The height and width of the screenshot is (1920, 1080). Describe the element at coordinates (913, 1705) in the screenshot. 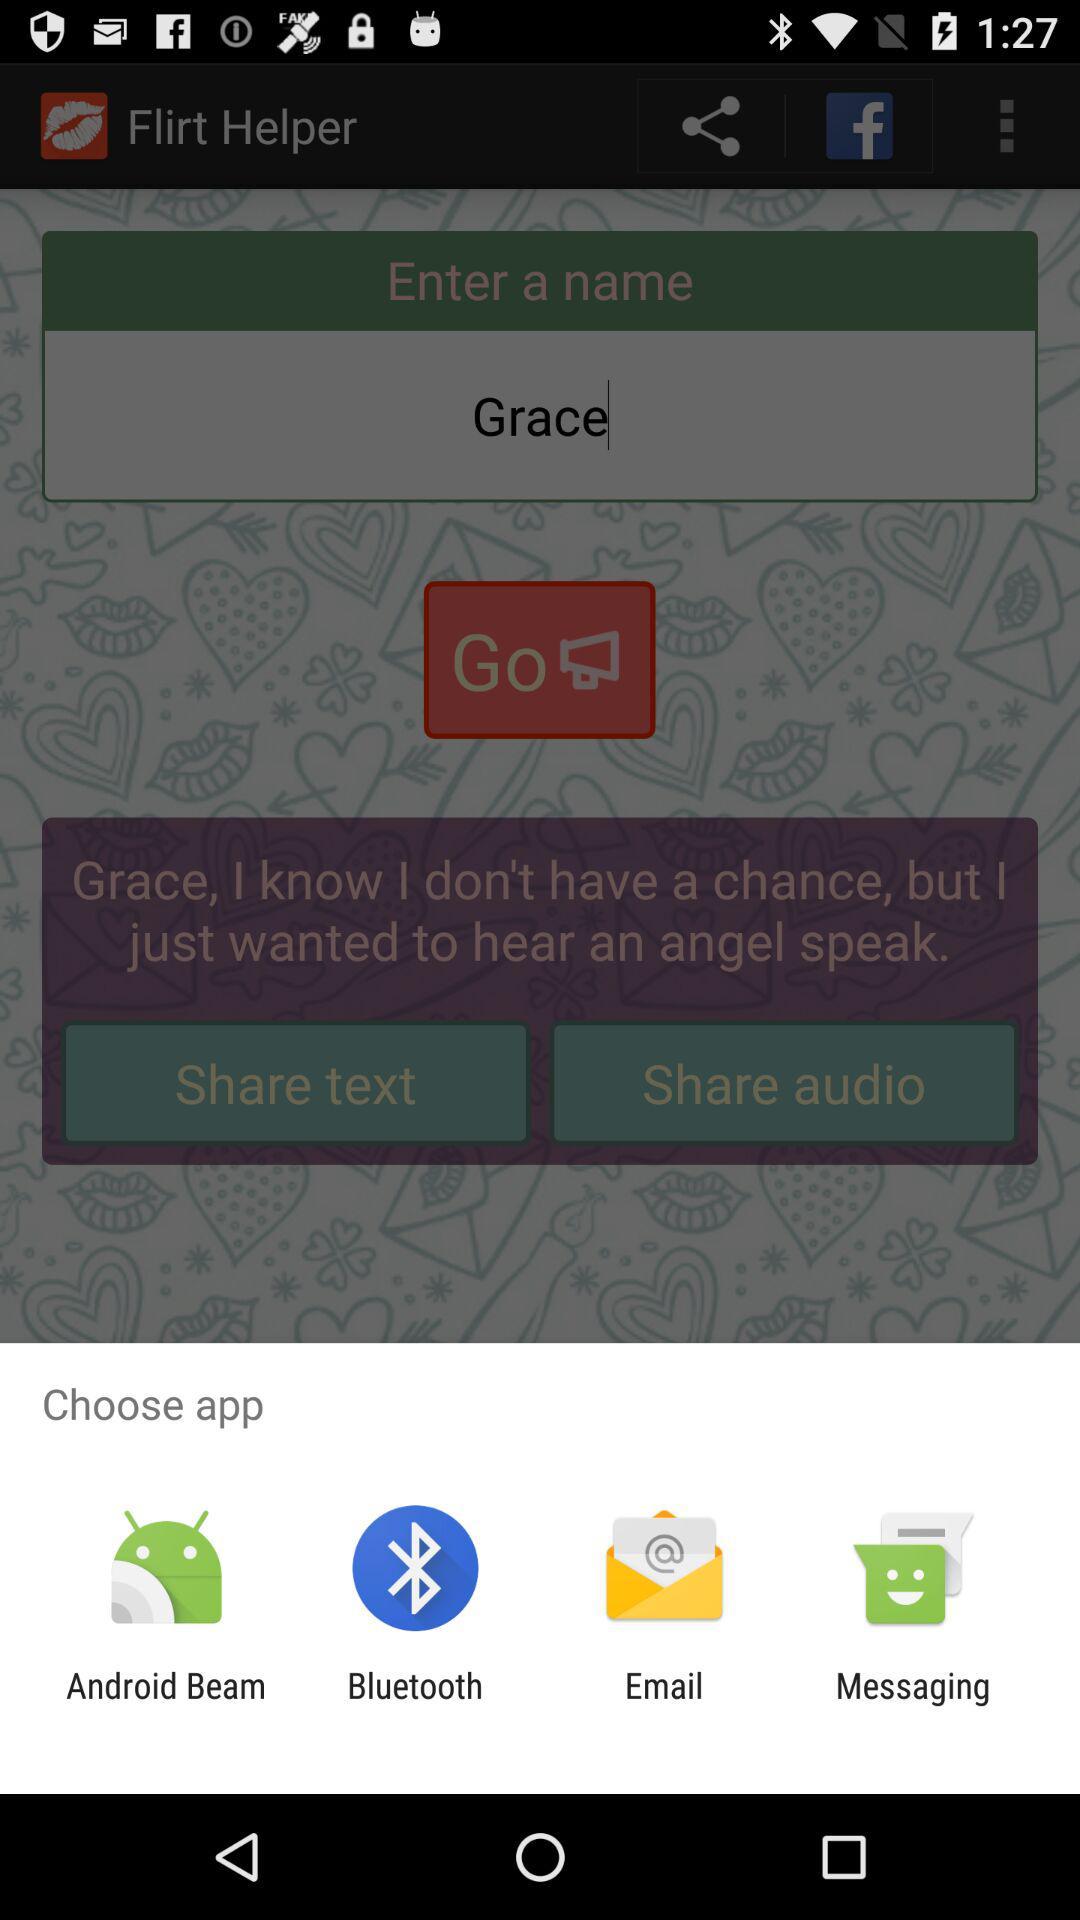

I see `the item to the right of the email` at that location.